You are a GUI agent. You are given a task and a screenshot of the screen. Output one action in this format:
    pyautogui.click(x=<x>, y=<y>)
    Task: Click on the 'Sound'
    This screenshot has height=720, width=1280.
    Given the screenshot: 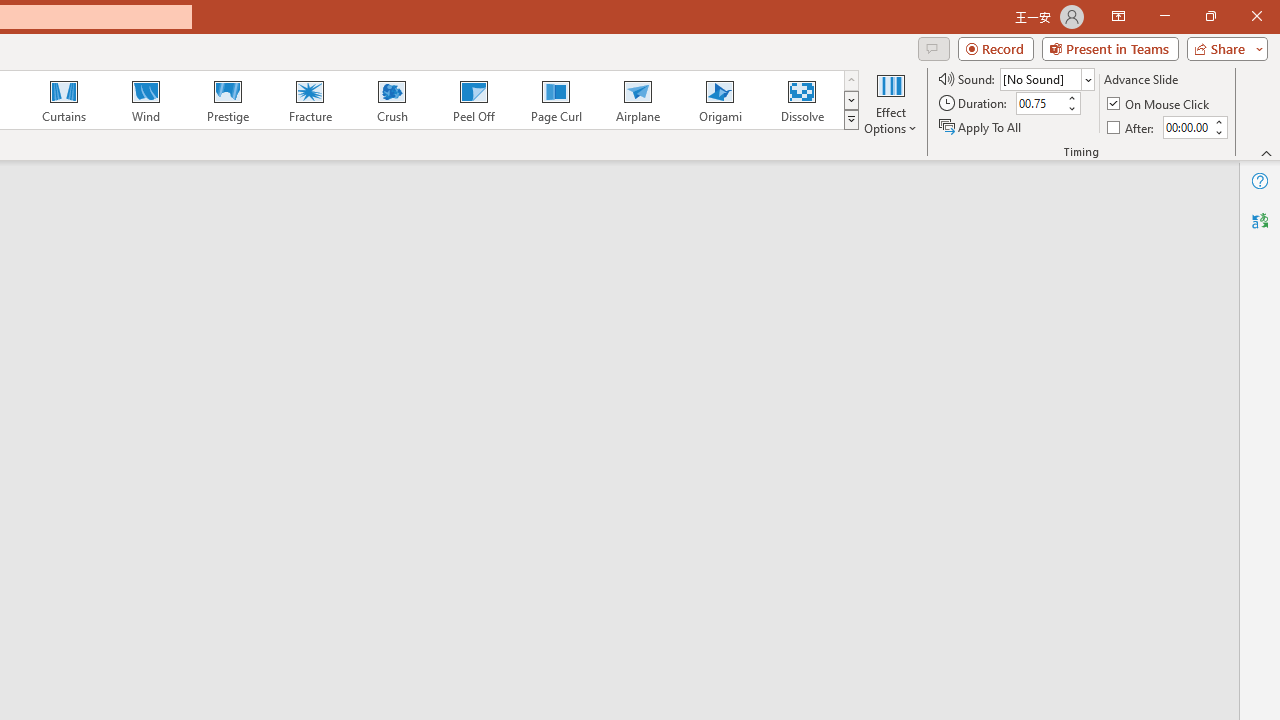 What is the action you would take?
    pyautogui.click(x=1046, y=78)
    